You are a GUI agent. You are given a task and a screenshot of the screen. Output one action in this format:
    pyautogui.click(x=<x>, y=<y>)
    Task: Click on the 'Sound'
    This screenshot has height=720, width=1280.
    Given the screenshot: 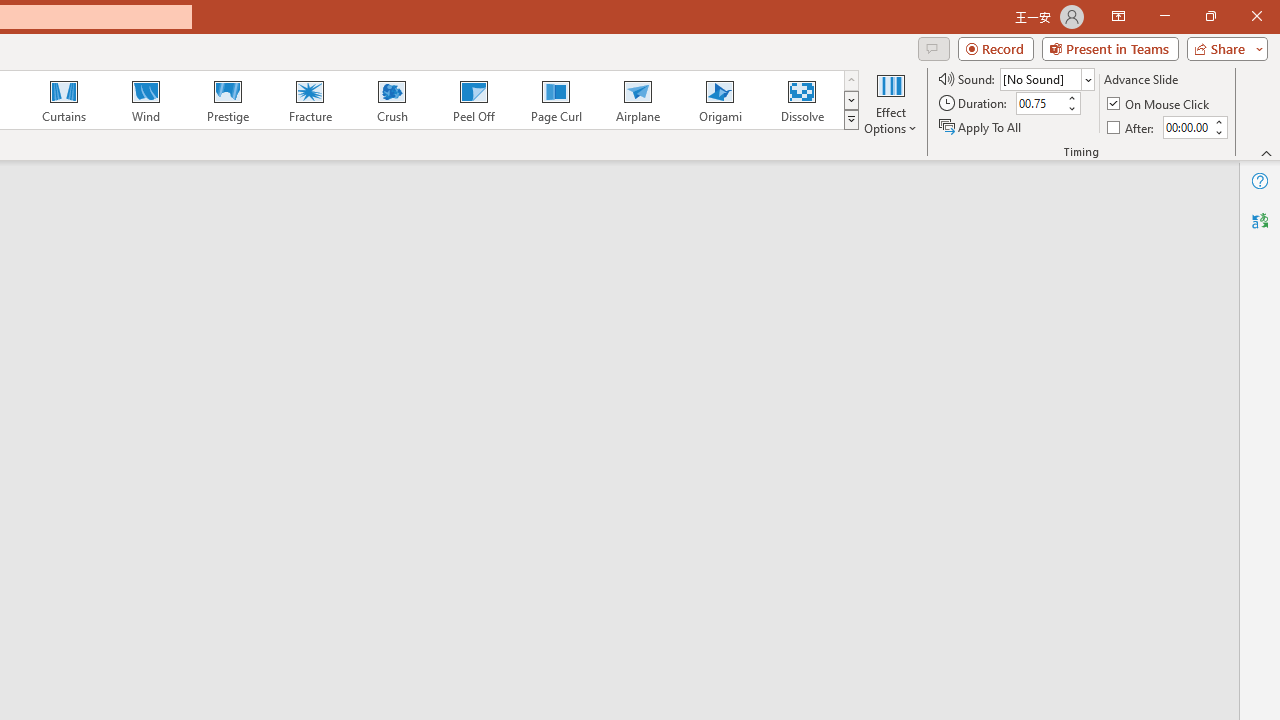 What is the action you would take?
    pyautogui.click(x=1046, y=78)
    